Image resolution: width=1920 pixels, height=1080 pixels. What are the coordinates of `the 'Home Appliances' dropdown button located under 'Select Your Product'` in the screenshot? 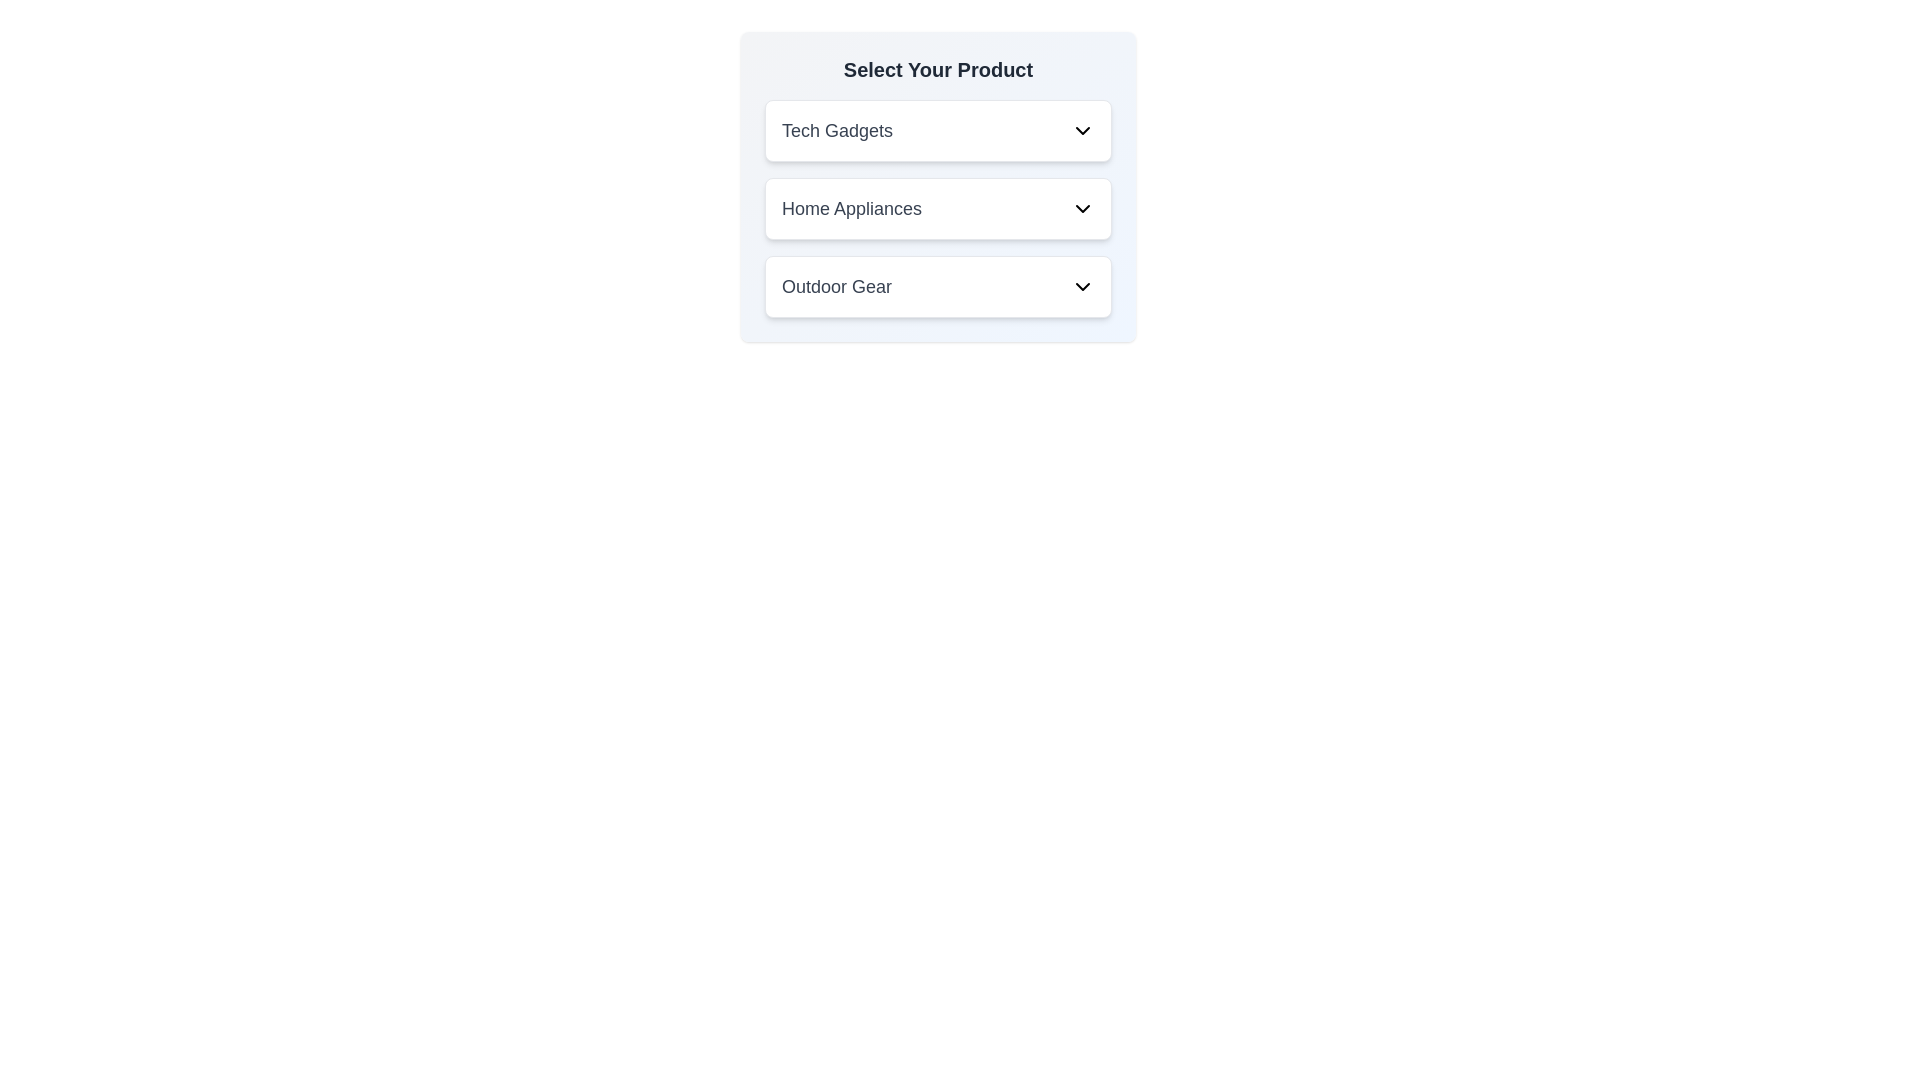 It's located at (937, 208).